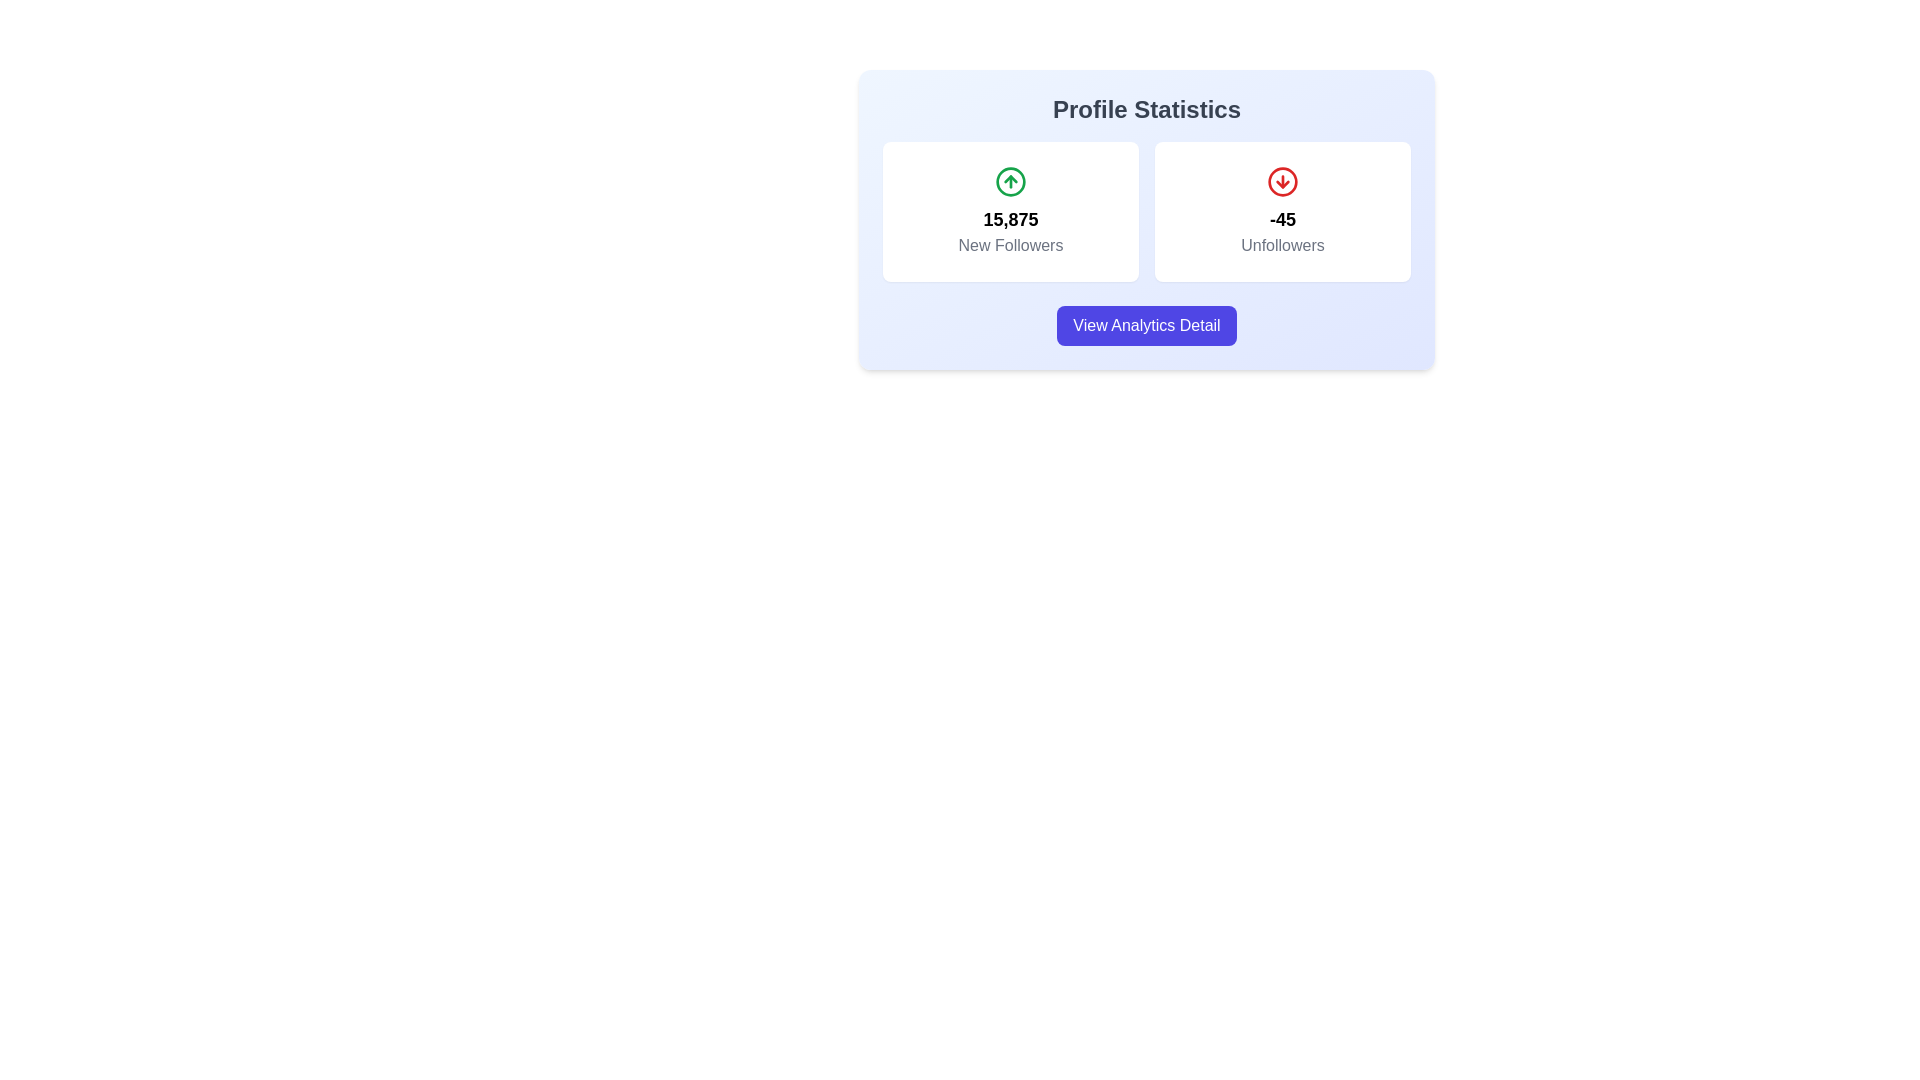 This screenshot has width=1920, height=1080. I want to click on text content of the heading for the profile analytics section, which is centrally located at the top of the card containing follower metrics and analytics details, so click(1147, 110).